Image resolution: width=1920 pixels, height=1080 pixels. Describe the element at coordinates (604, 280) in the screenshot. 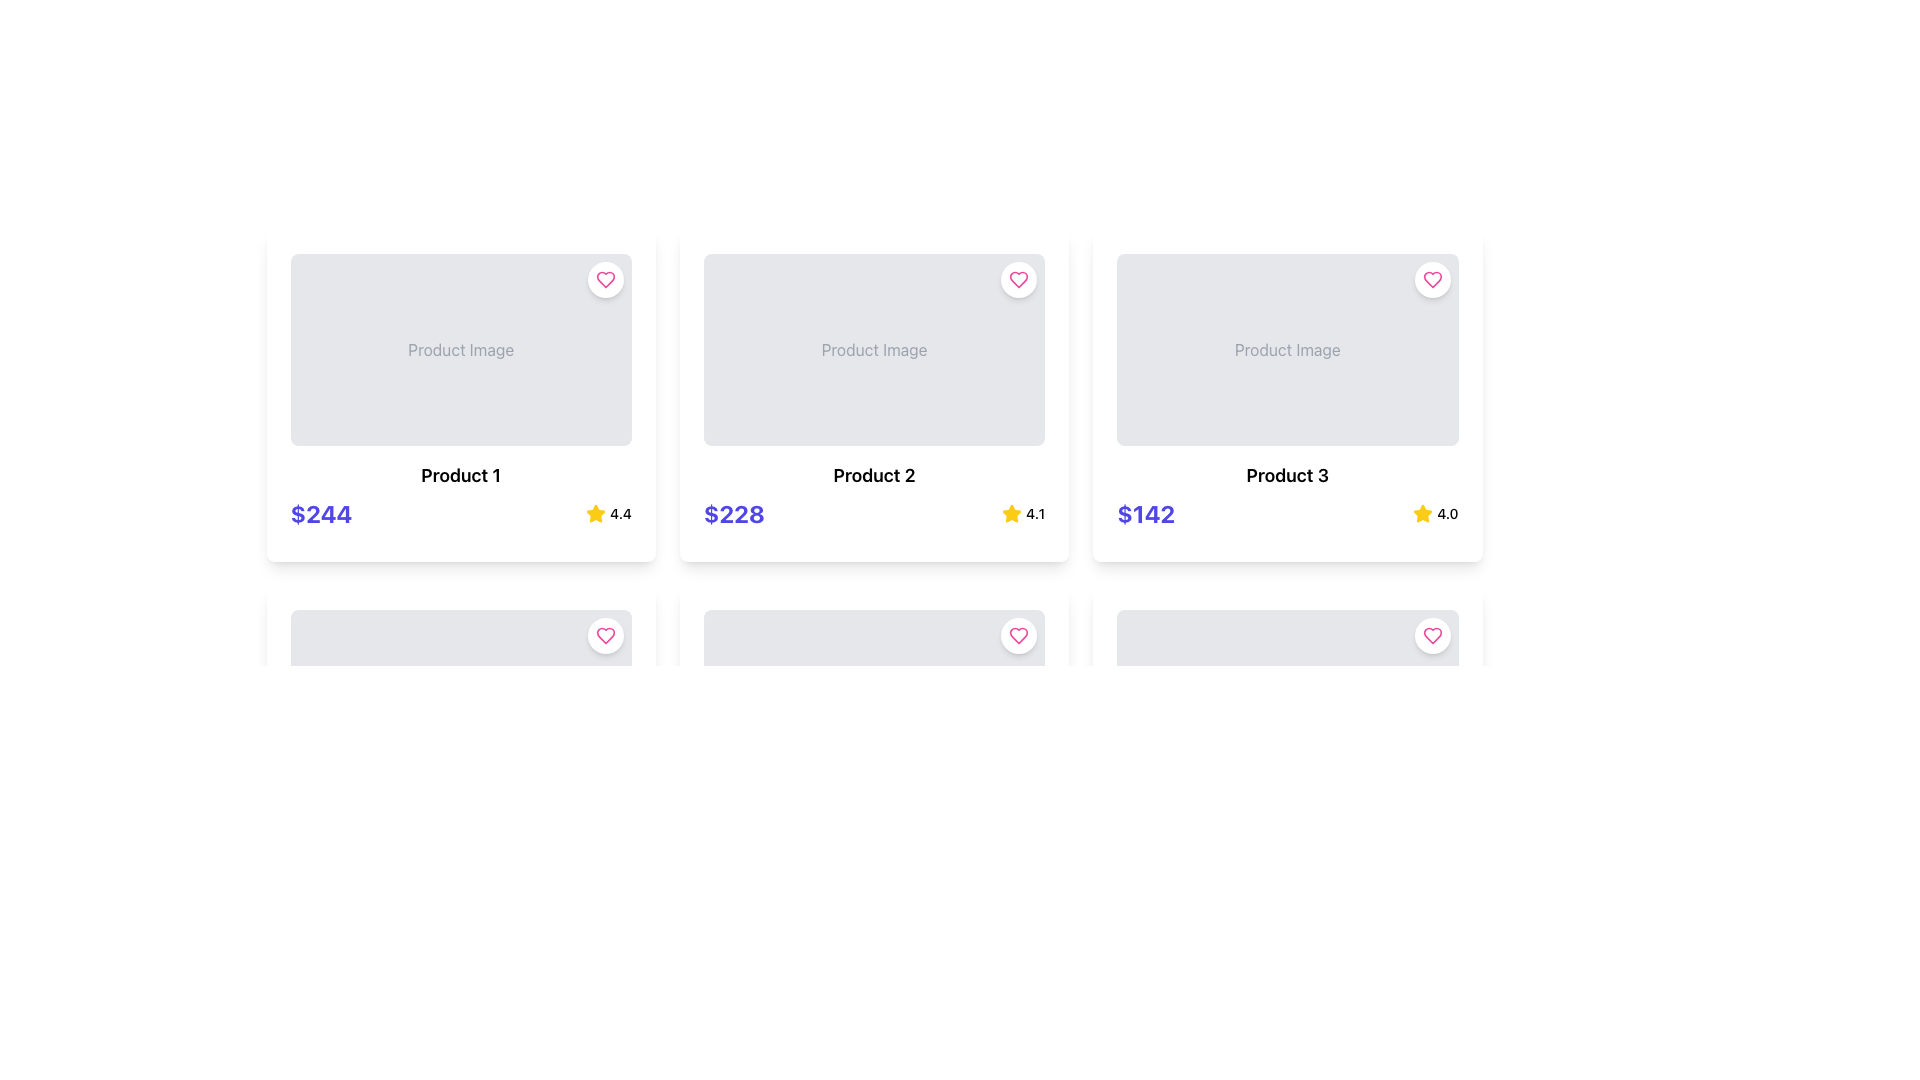

I see `the interactive button located at the top-right corner of the 'Product 1' card` at that location.